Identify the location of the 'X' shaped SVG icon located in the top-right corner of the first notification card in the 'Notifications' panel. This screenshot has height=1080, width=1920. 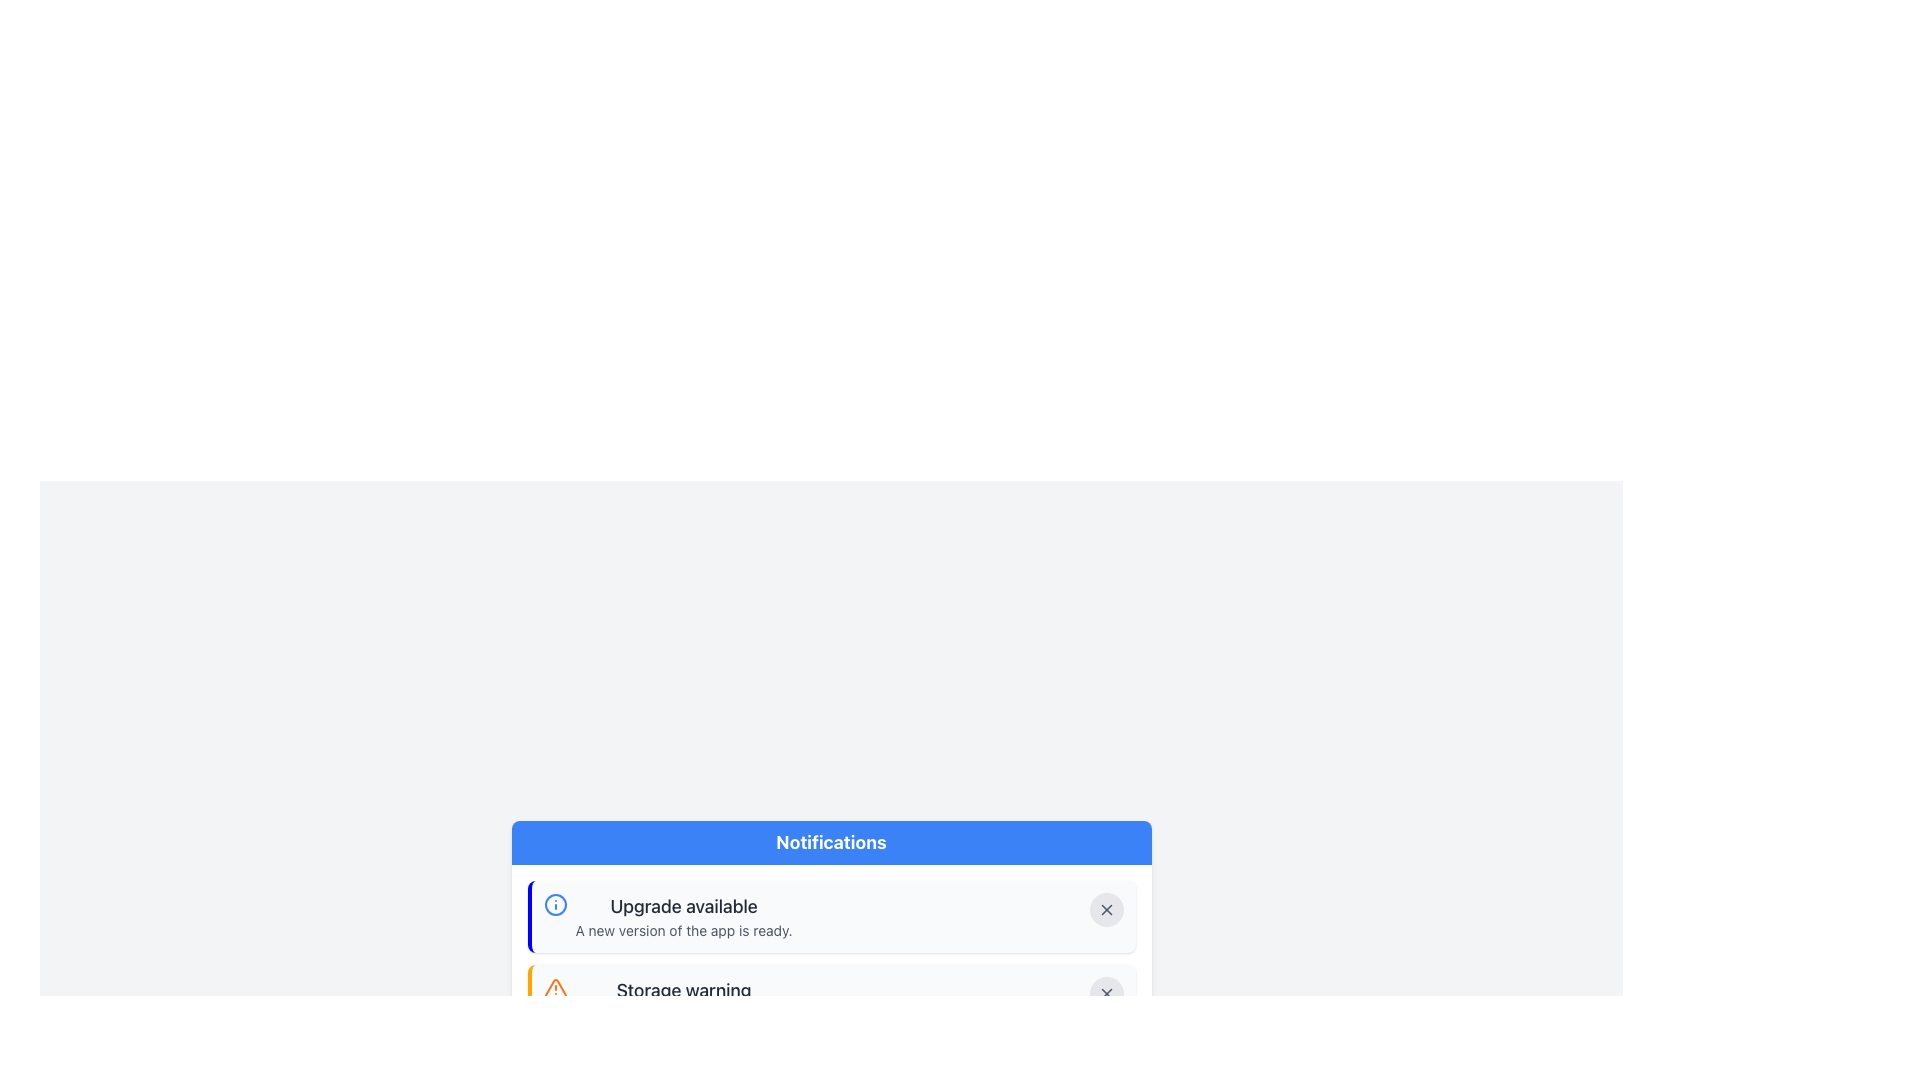
(1105, 910).